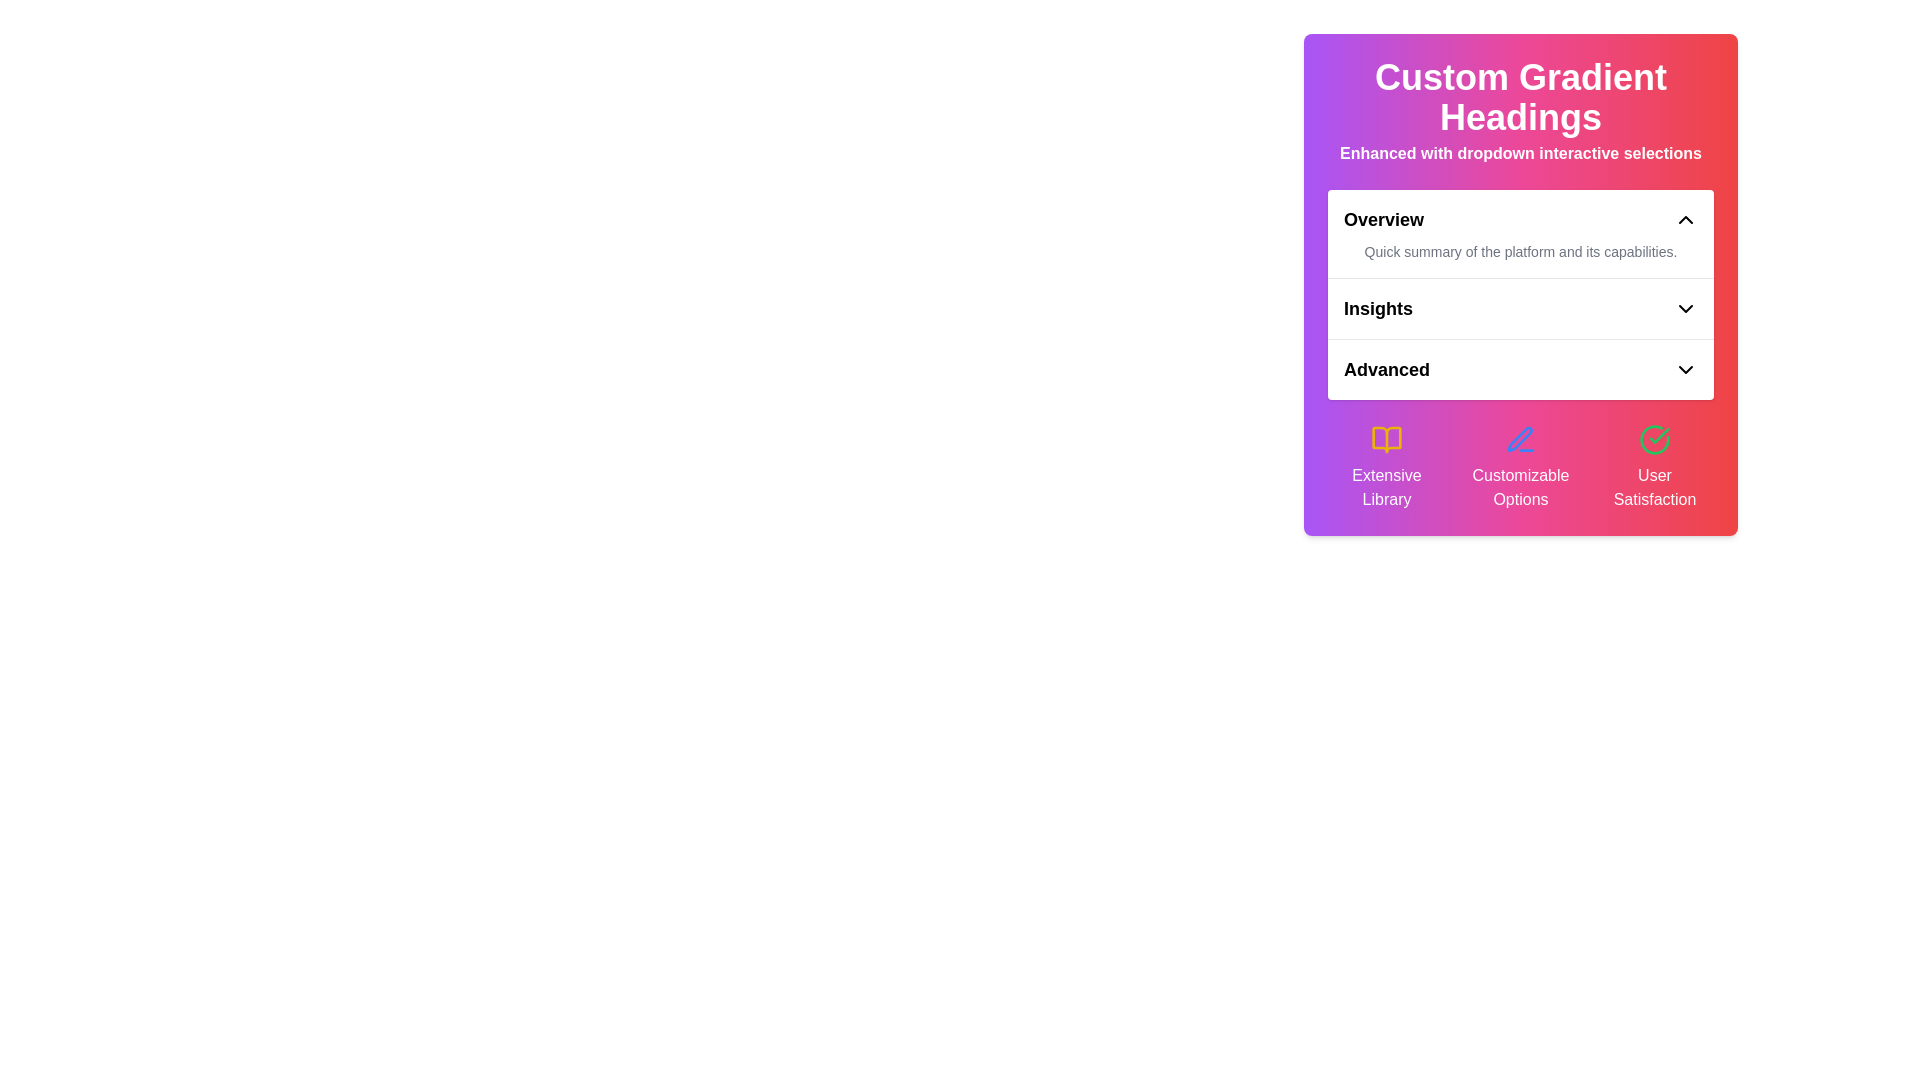  What do you see at coordinates (1520, 438) in the screenshot?
I see `the middle customization icon in the card UI titled 'Custom Gradient Headings', which is flanked by 'Extensive Library' and 'User Satisfaction'` at bounding box center [1520, 438].